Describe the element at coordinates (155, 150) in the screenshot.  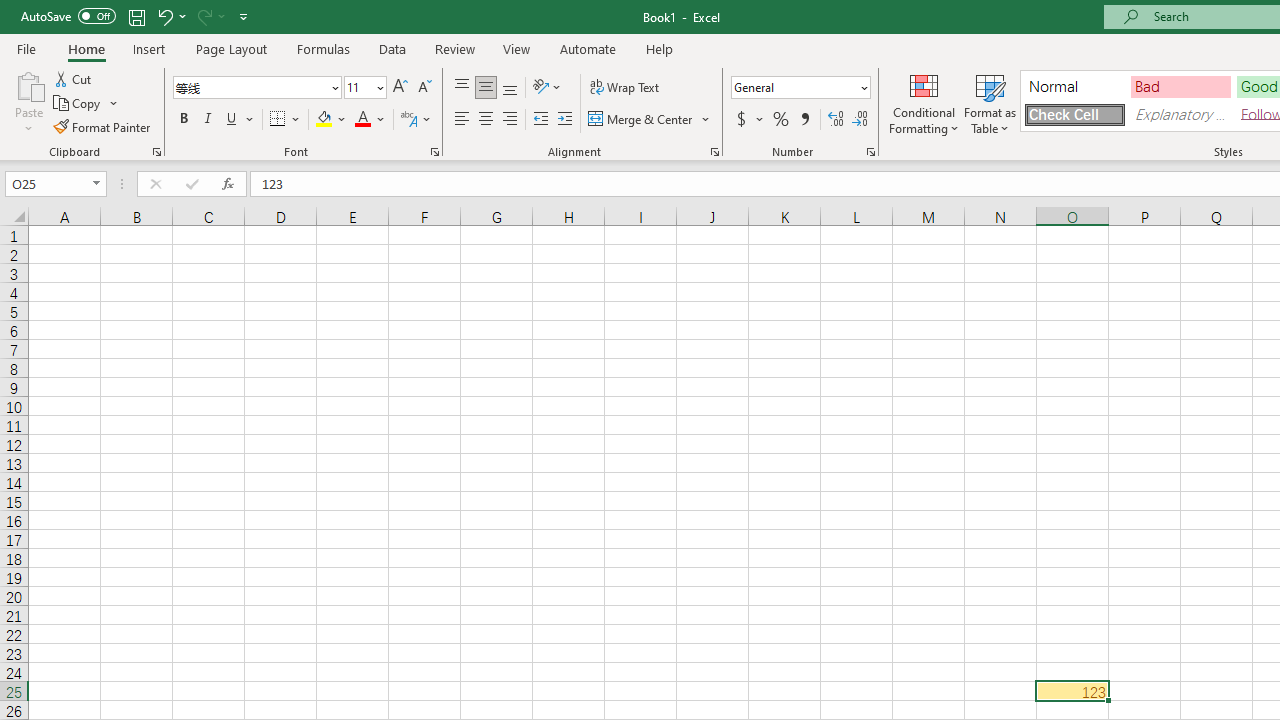
I see `'Office Clipboard...'` at that location.